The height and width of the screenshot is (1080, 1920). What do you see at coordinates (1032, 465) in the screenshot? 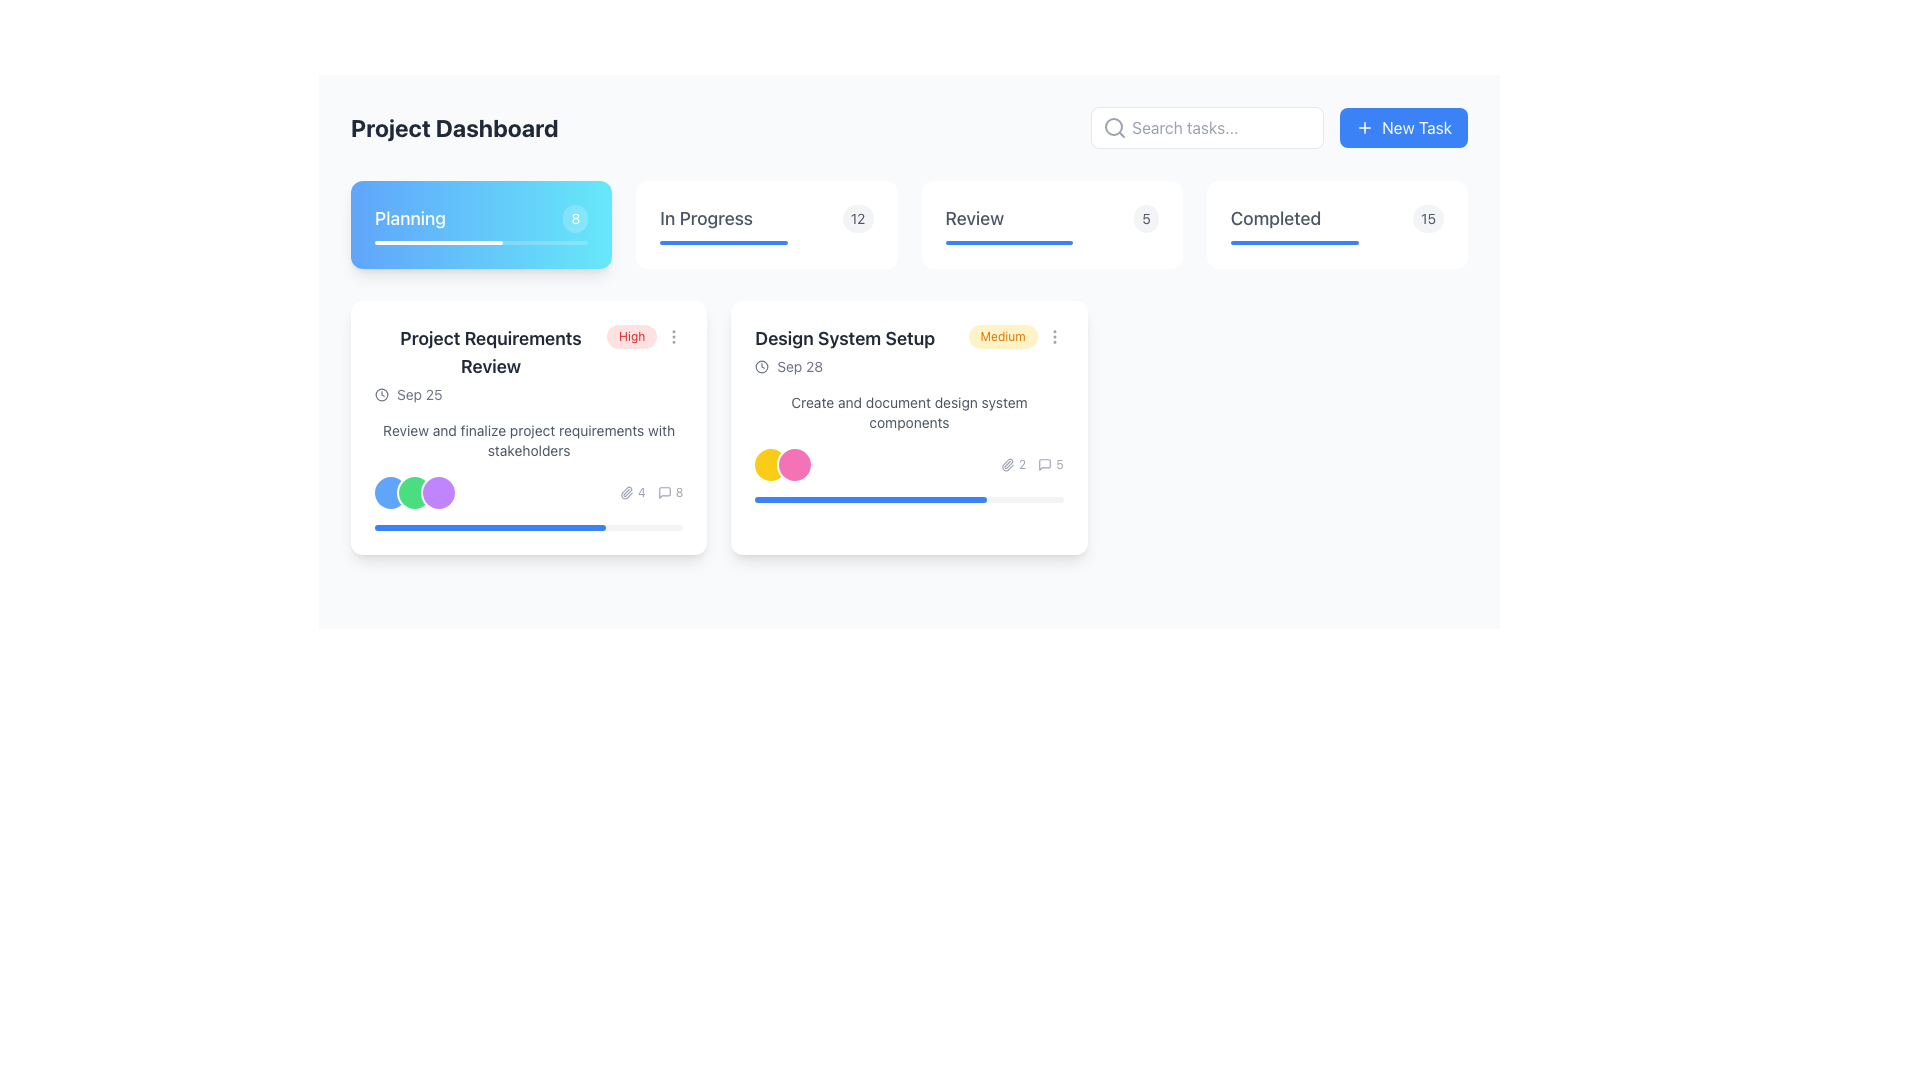
I see `displayed numbers in the auxiliary information section located in the lower part of the 'Design System Setup' card, right of the colorful circular icons and above the progress bar` at bounding box center [1032, 465].